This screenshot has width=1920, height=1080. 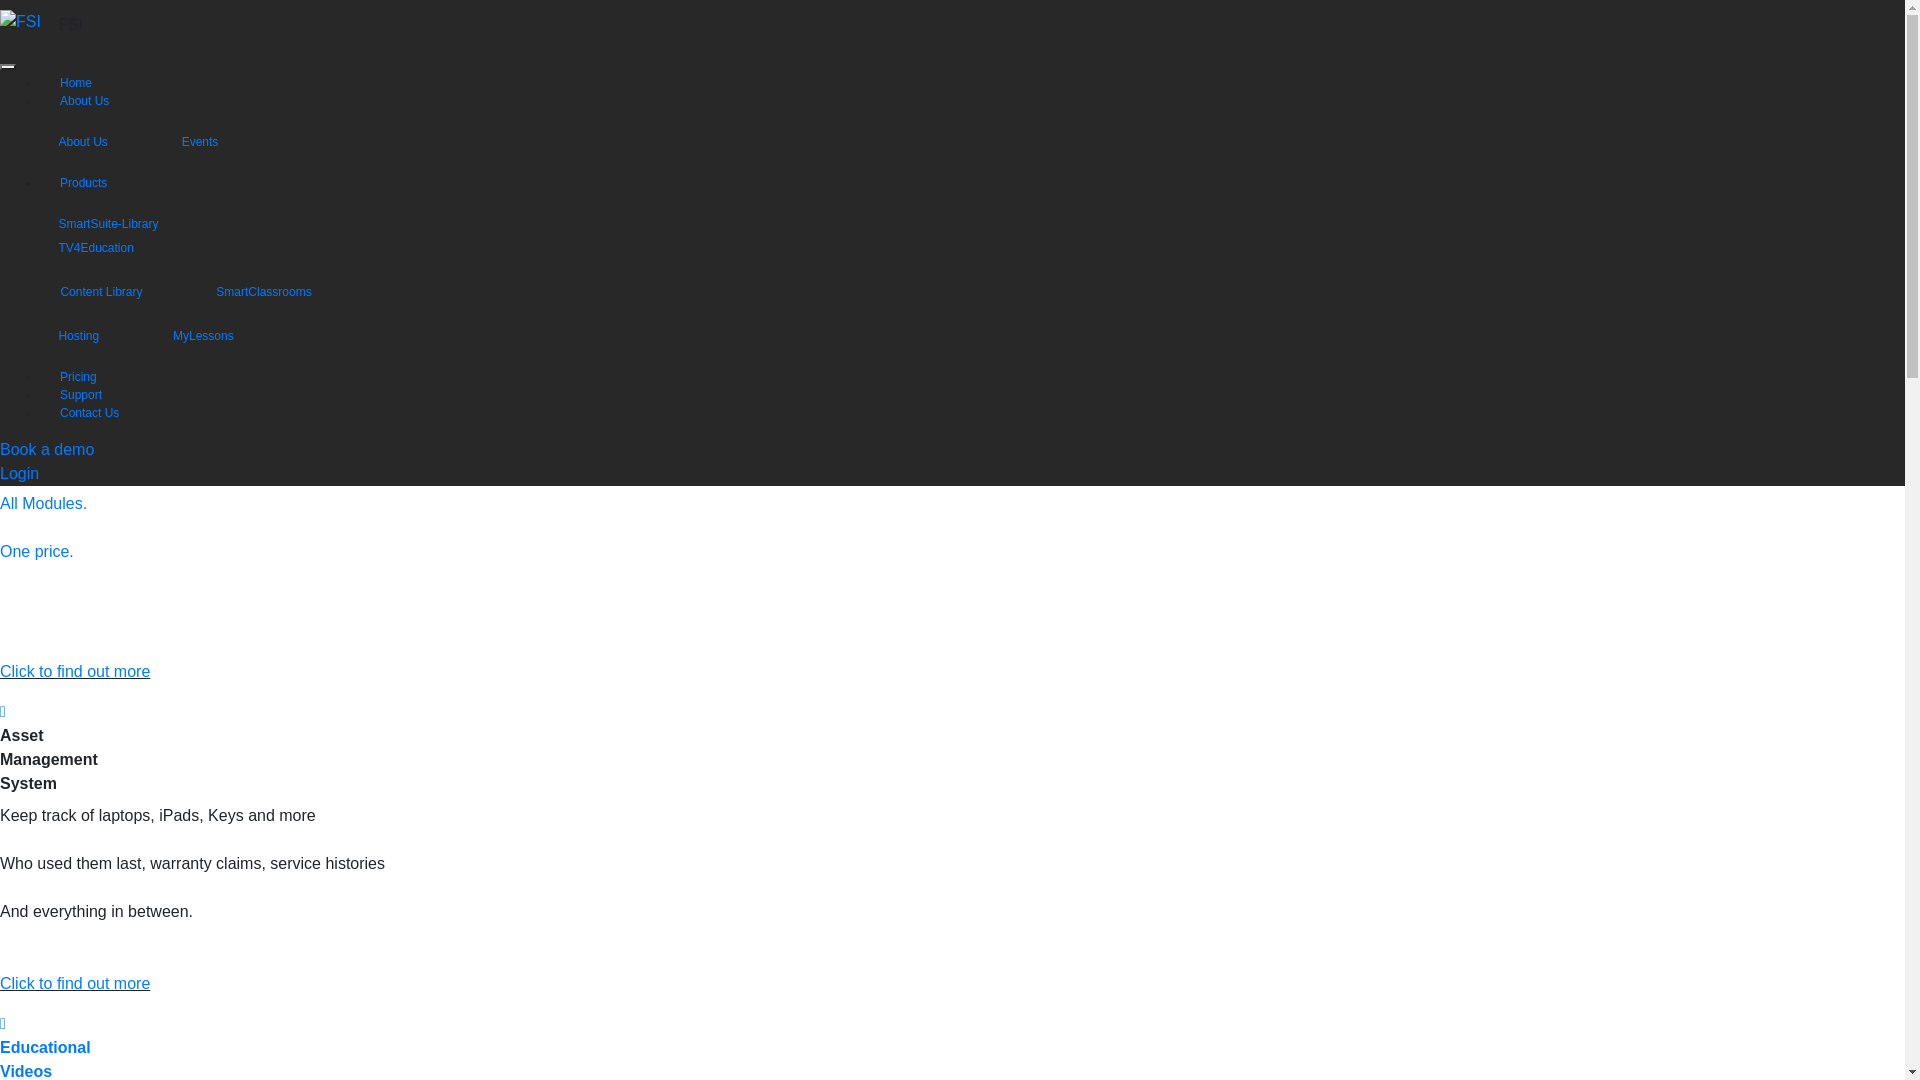 What do you see at coordinates (59, 377) in the screenshot?
I see `'Pricing'` at bounding box center [59, 377].